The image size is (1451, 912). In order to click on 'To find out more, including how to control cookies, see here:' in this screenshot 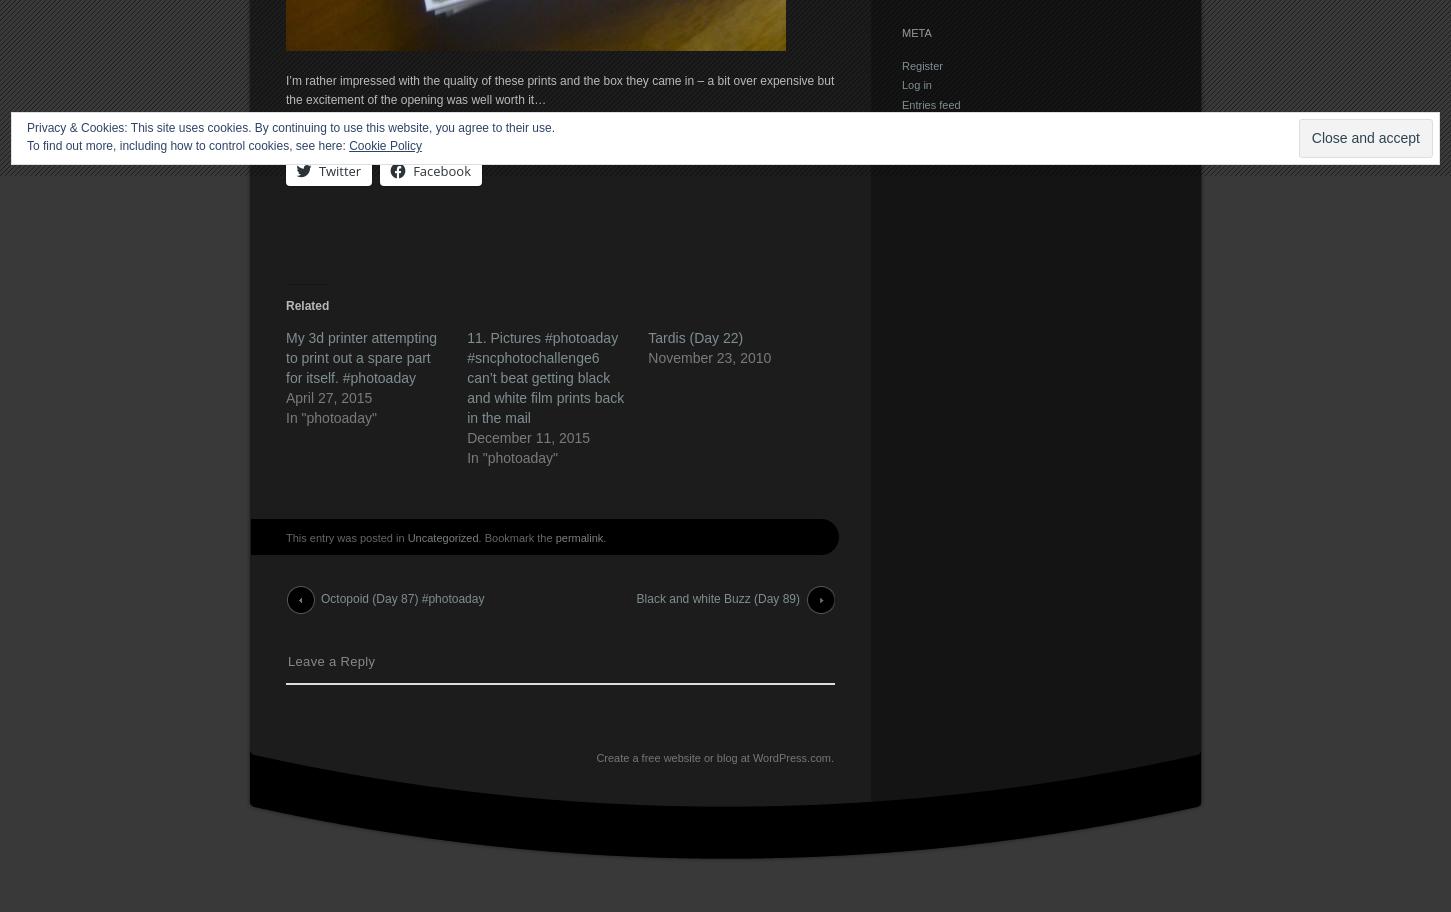, I will do `click(187, 145)`.